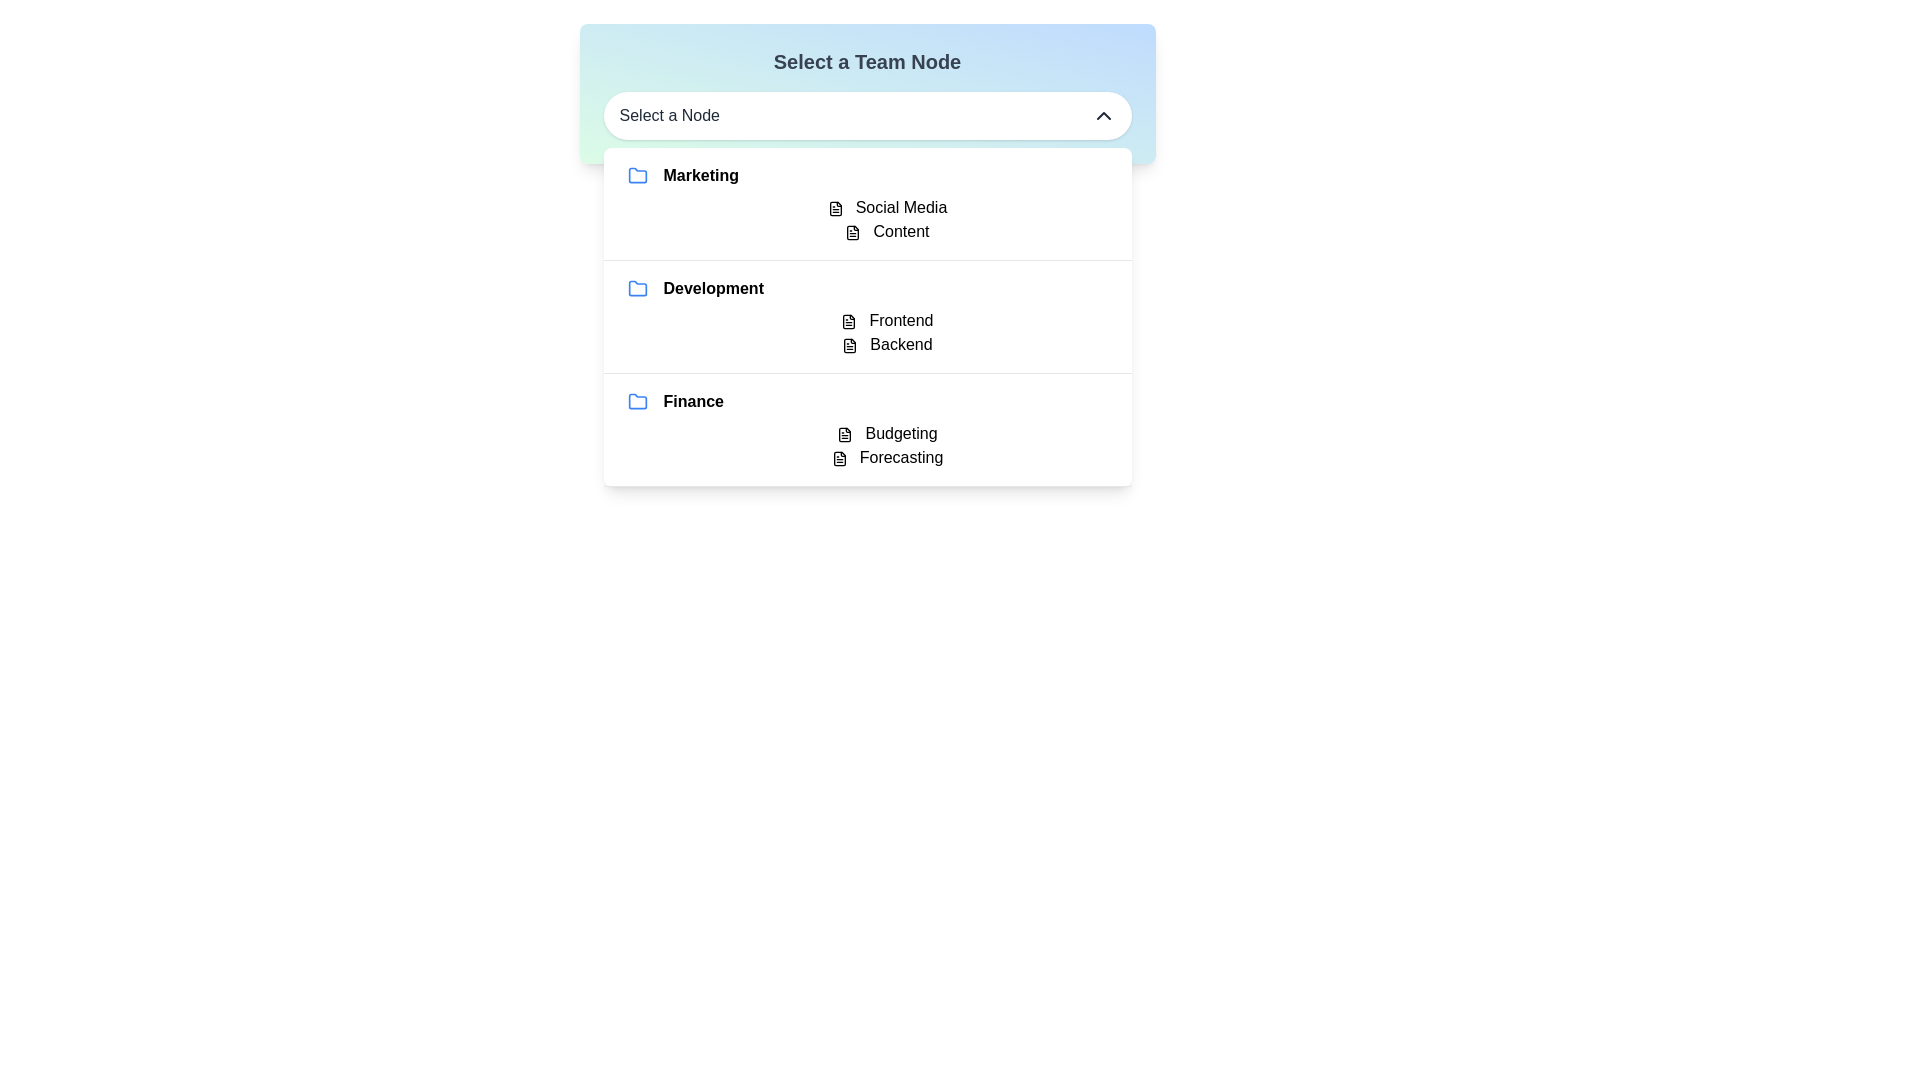 The height and width of the screenshot is (1080, 1920). Describe the element at coordinates (701, 175) in the screenshot. I see `text label for the 'Marketing' team node, which is positioned immediately to the right of the blue folder icon in the dropdown under the 'Select a Team Node' section` at that location.